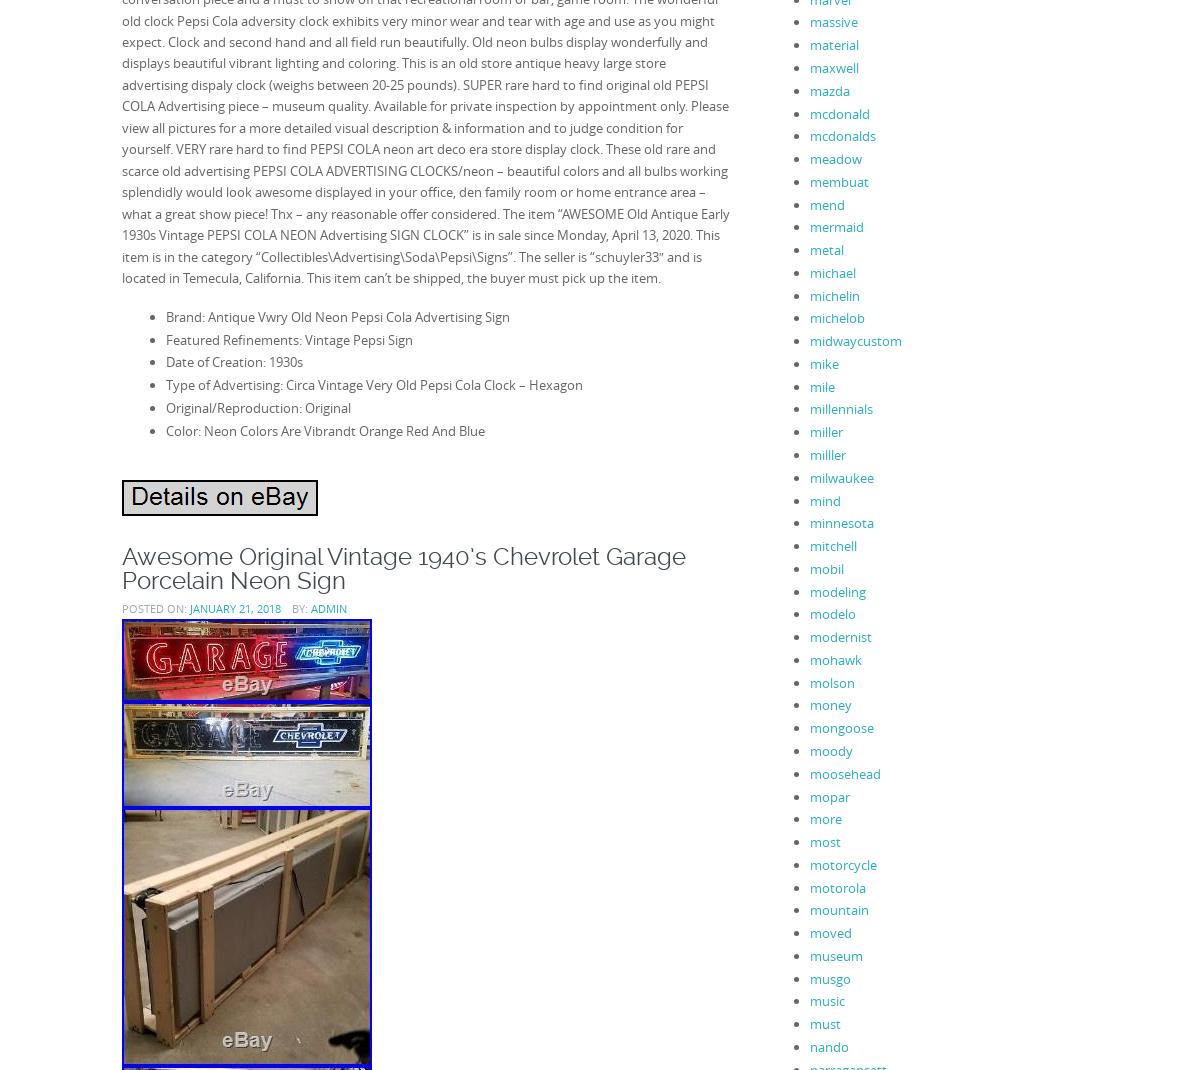 This screenshot has width=1184, height=1070. I want to click on 'must', so click(808, 1023).